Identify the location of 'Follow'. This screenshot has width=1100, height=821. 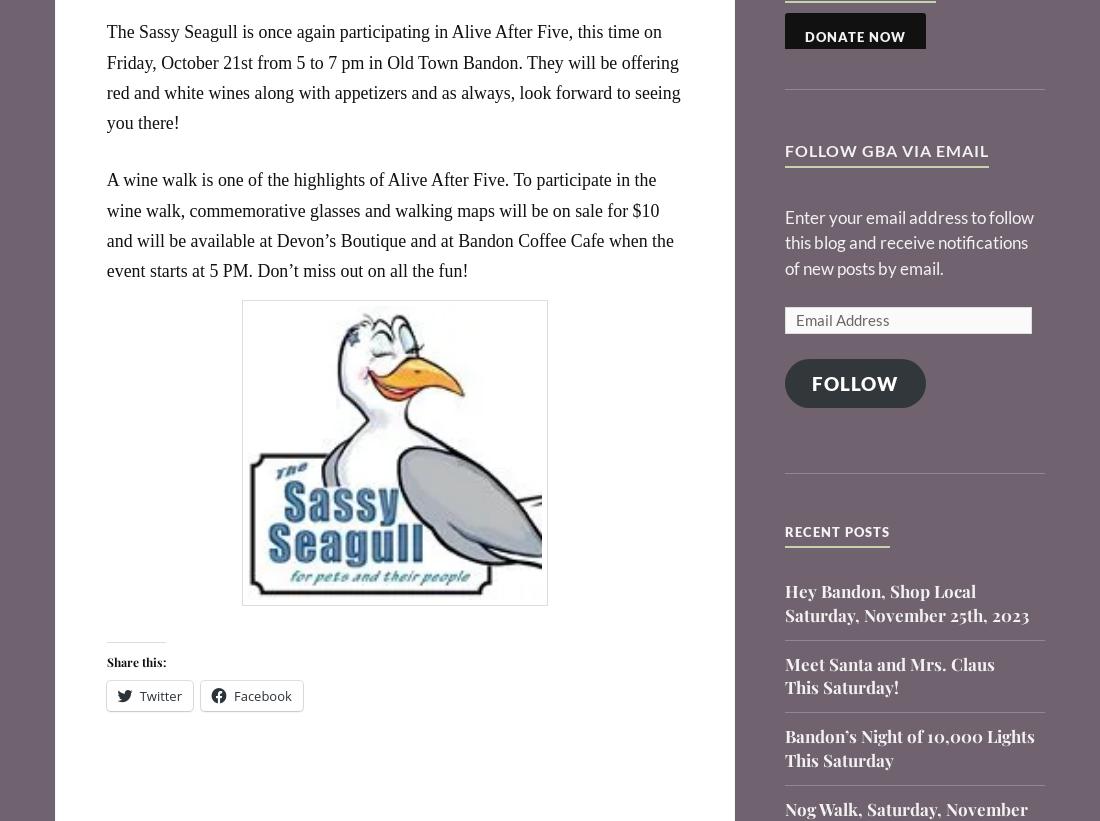
(854, 381).